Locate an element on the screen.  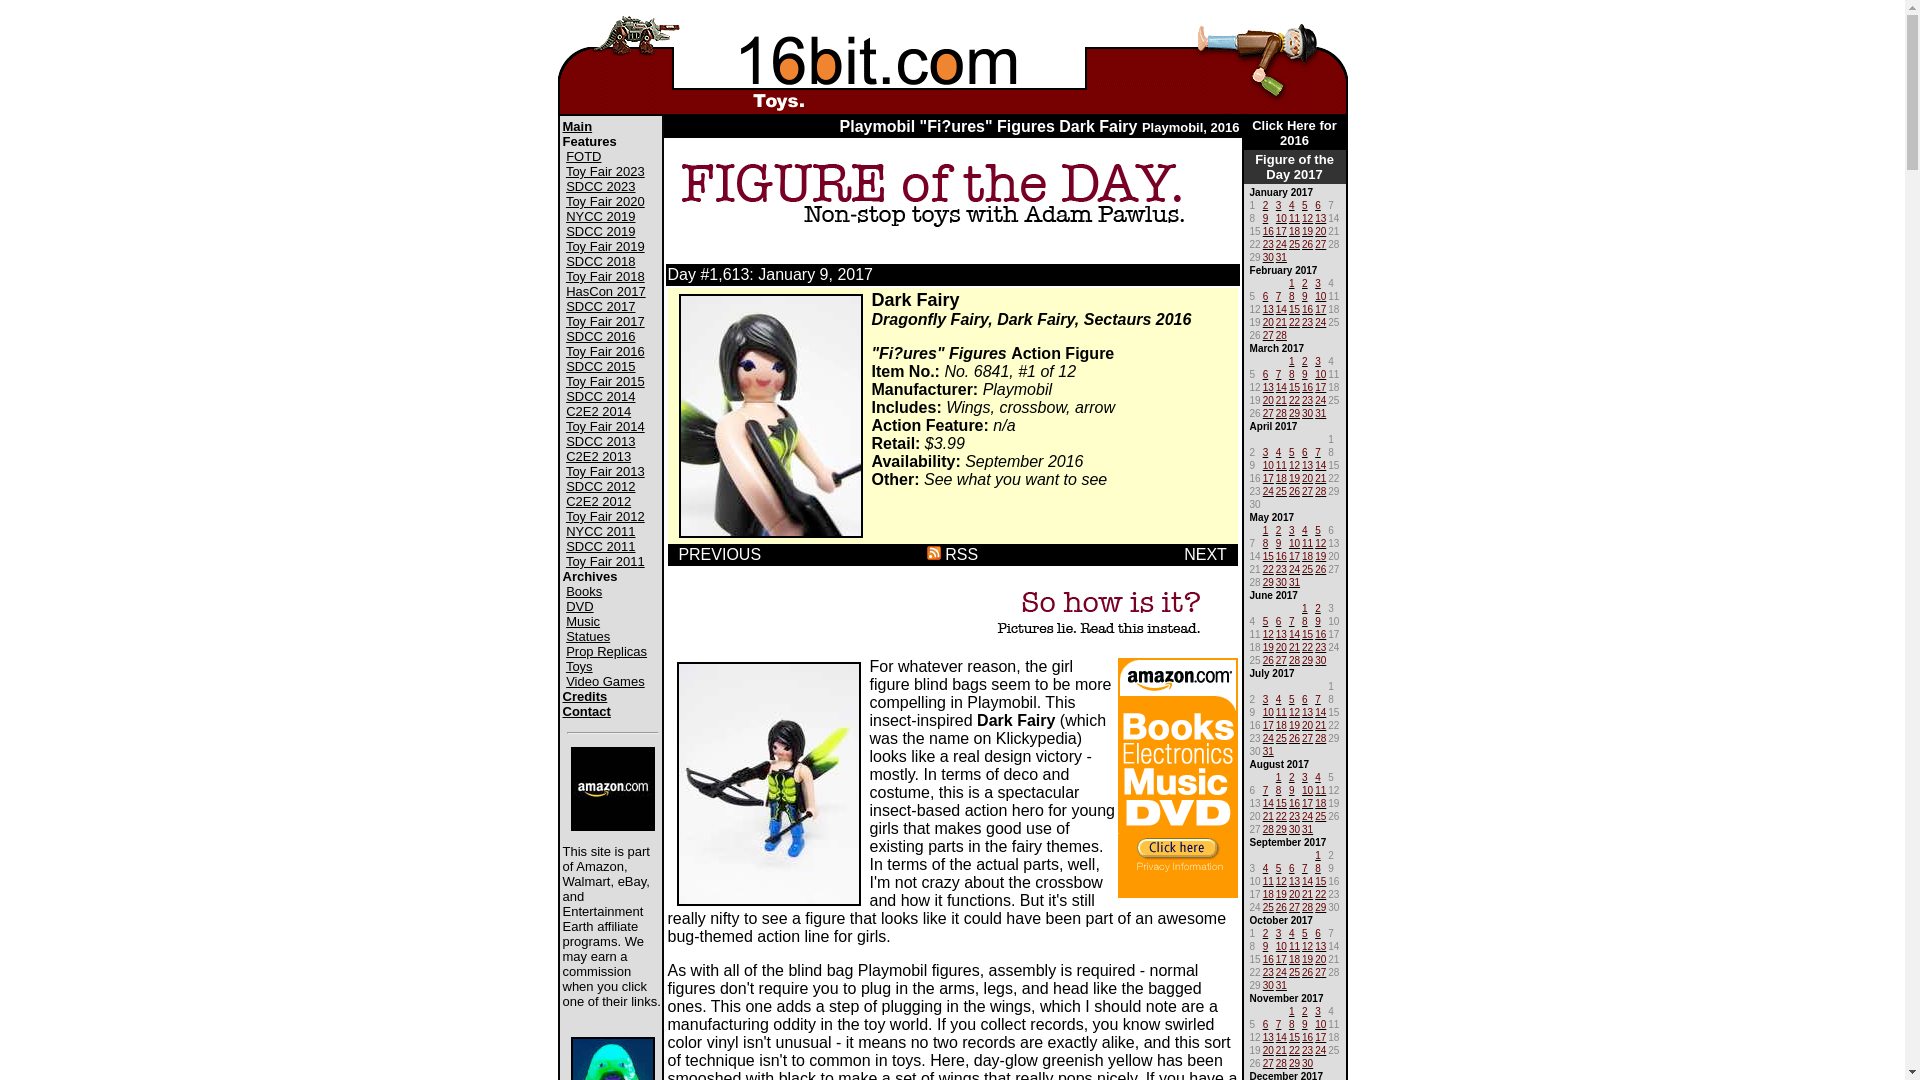
'Books' is located at coordinates (583, 590).